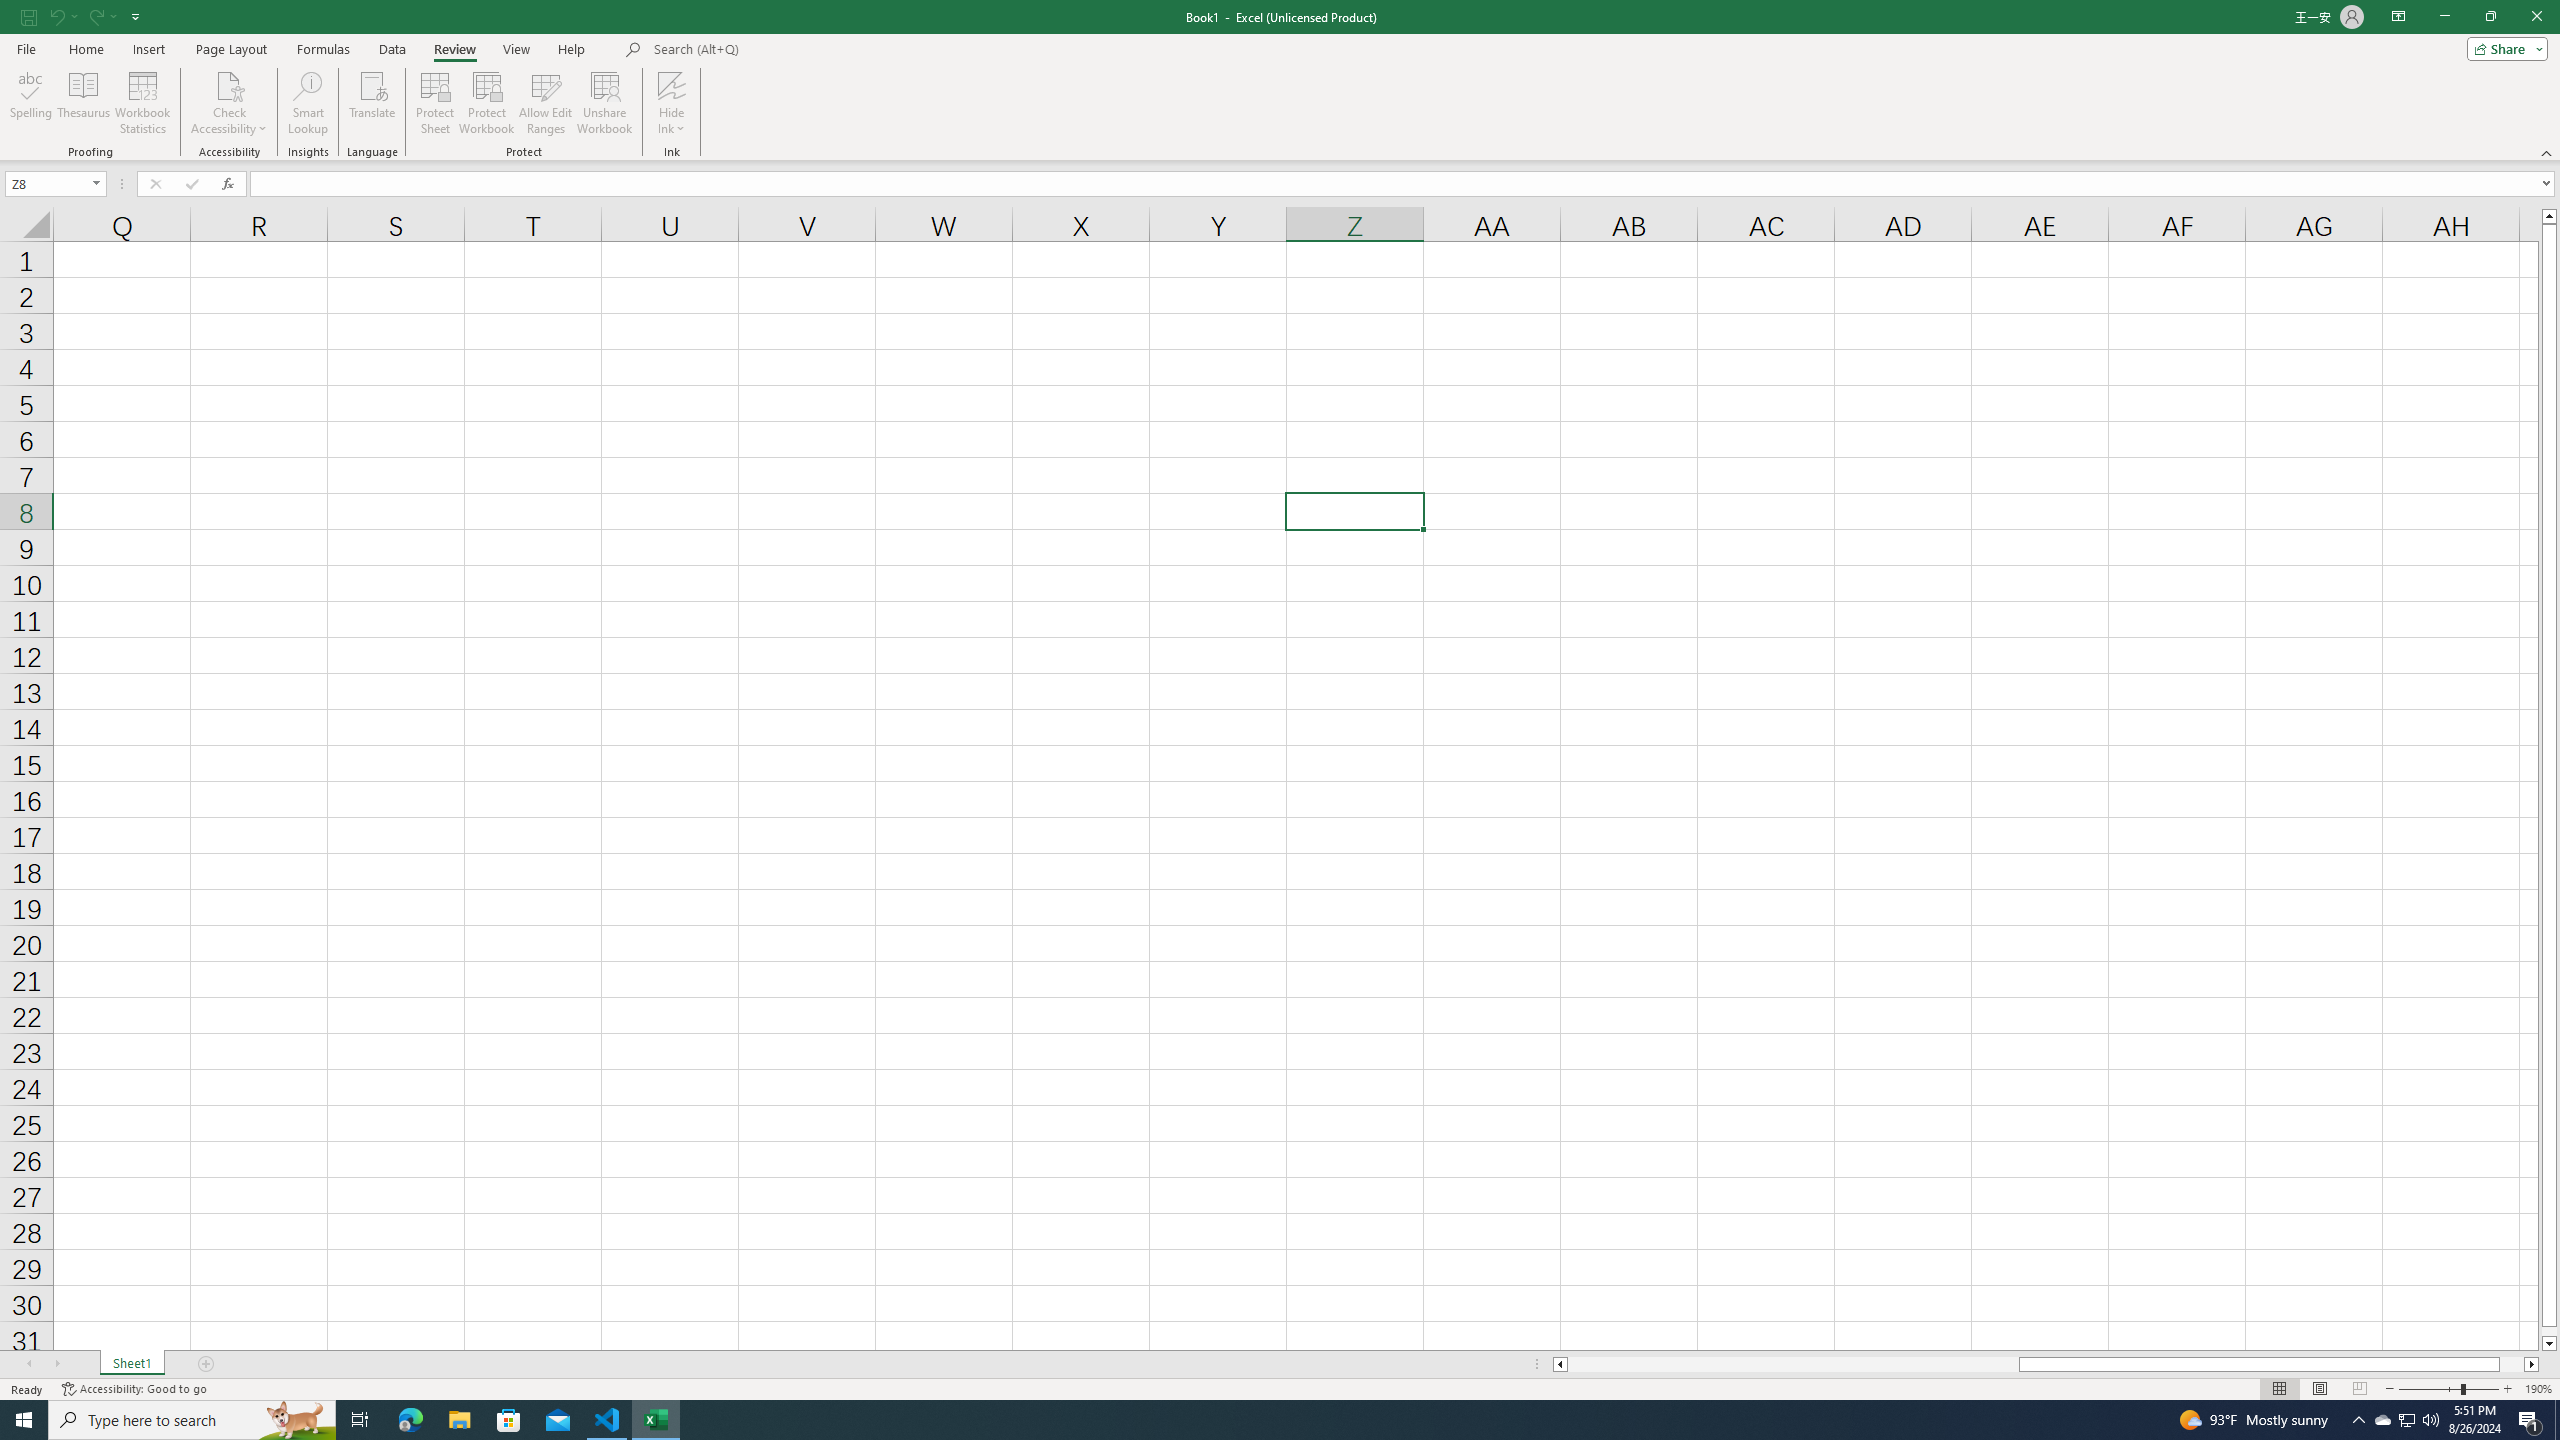 This screenshot has width=2560, height=1440. I want to click on 'Thesaurus...', so click(82, 103).